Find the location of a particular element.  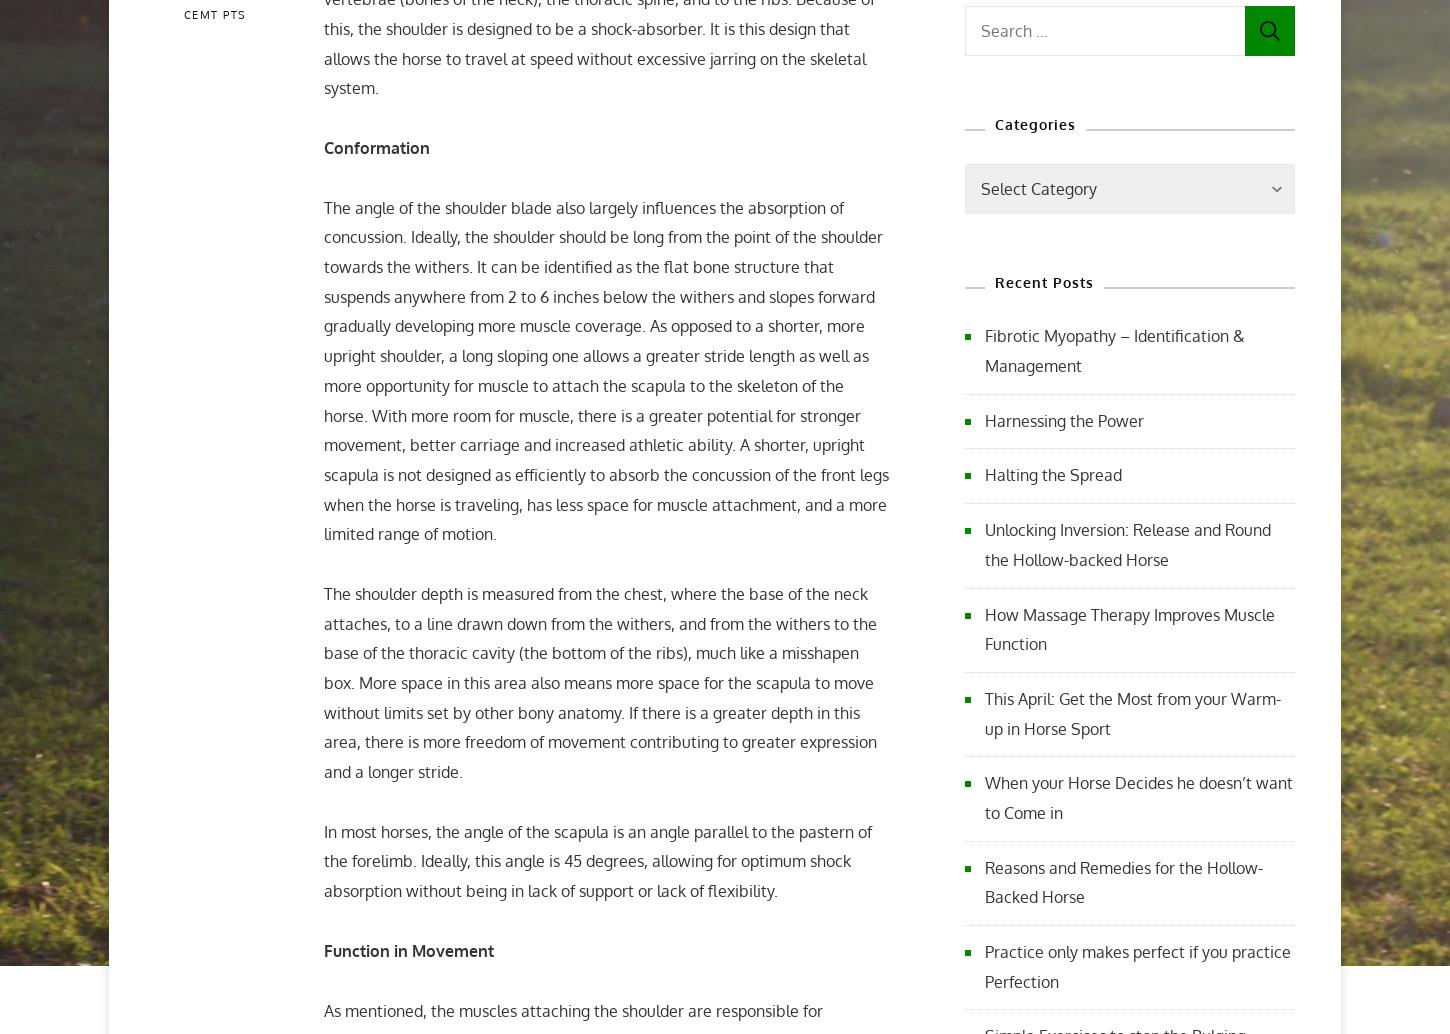

'When your Horse Decides he doesn’t want to Come in' is located at coordinates (1137, 796).